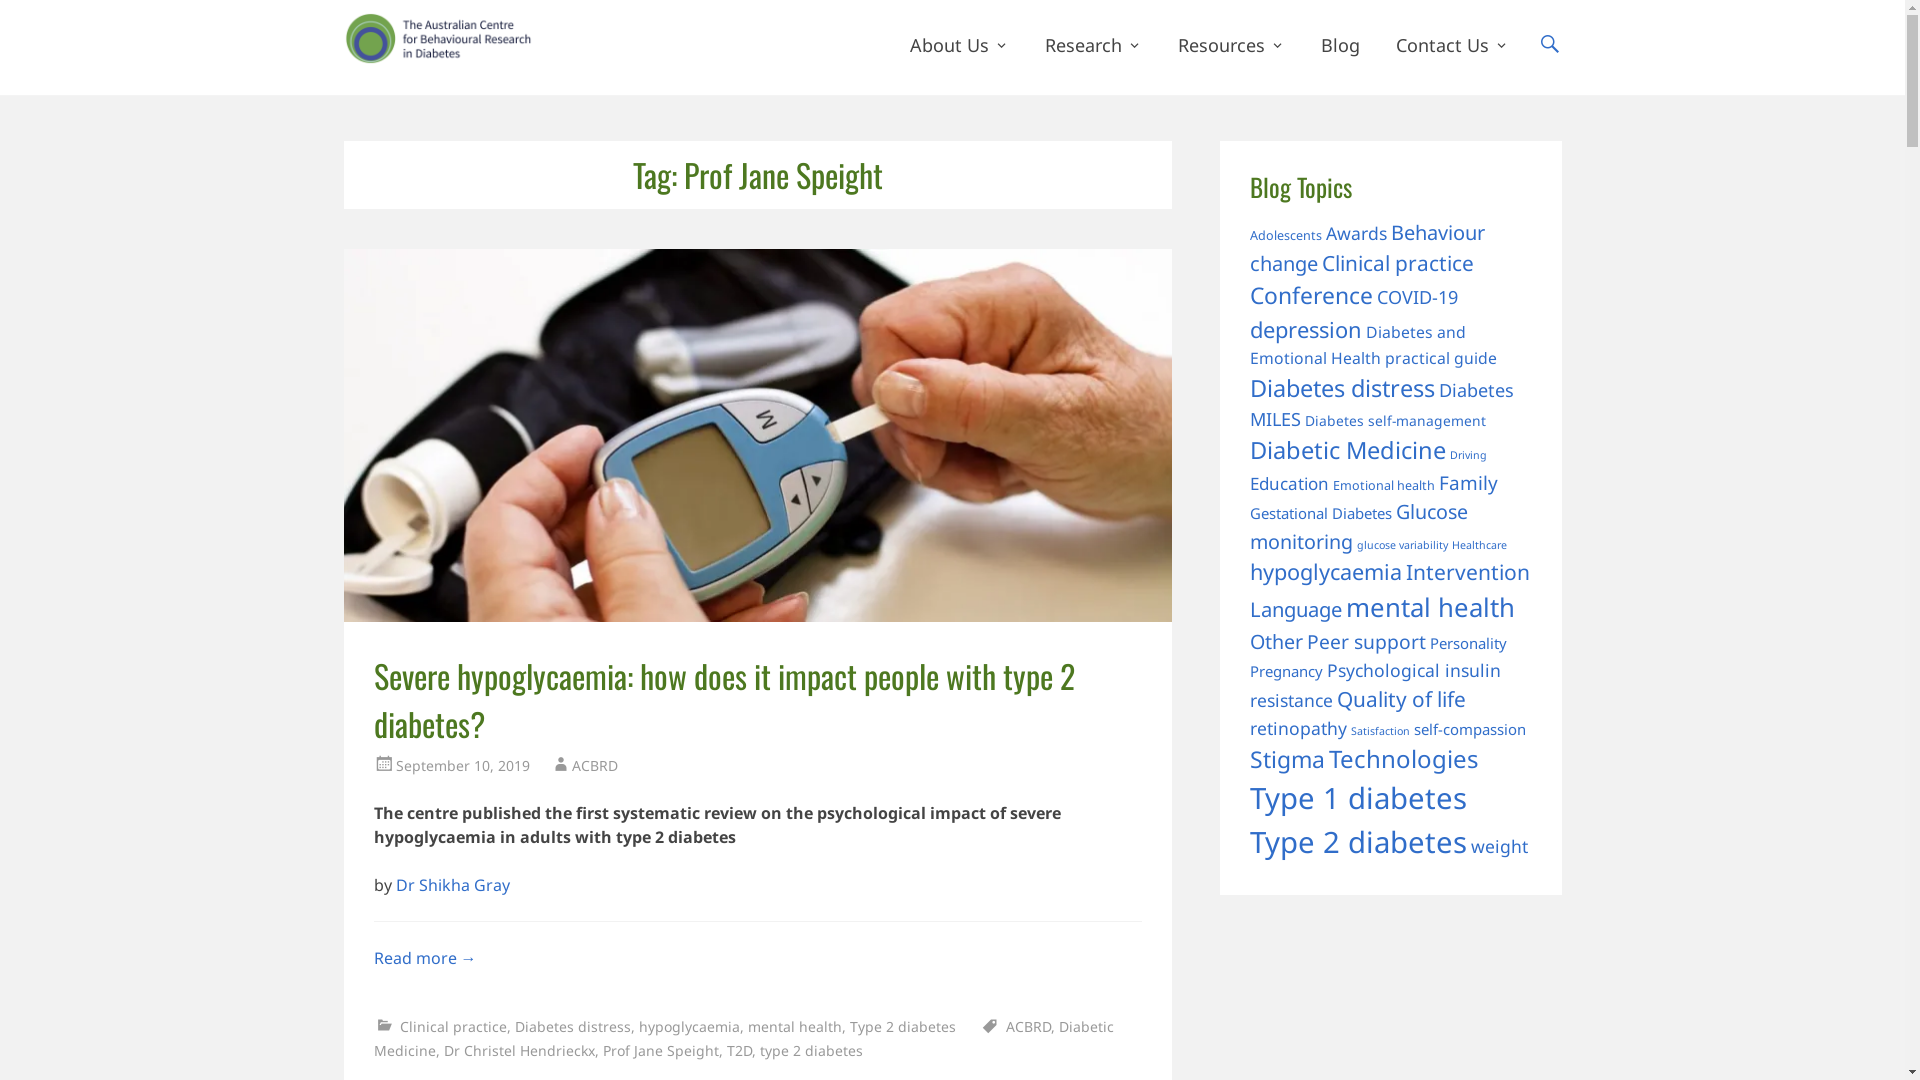 Image resolution: width=1920 pixels, height=1080 pixels. I want to click on 'Behaviour change', so click(1366, 246).